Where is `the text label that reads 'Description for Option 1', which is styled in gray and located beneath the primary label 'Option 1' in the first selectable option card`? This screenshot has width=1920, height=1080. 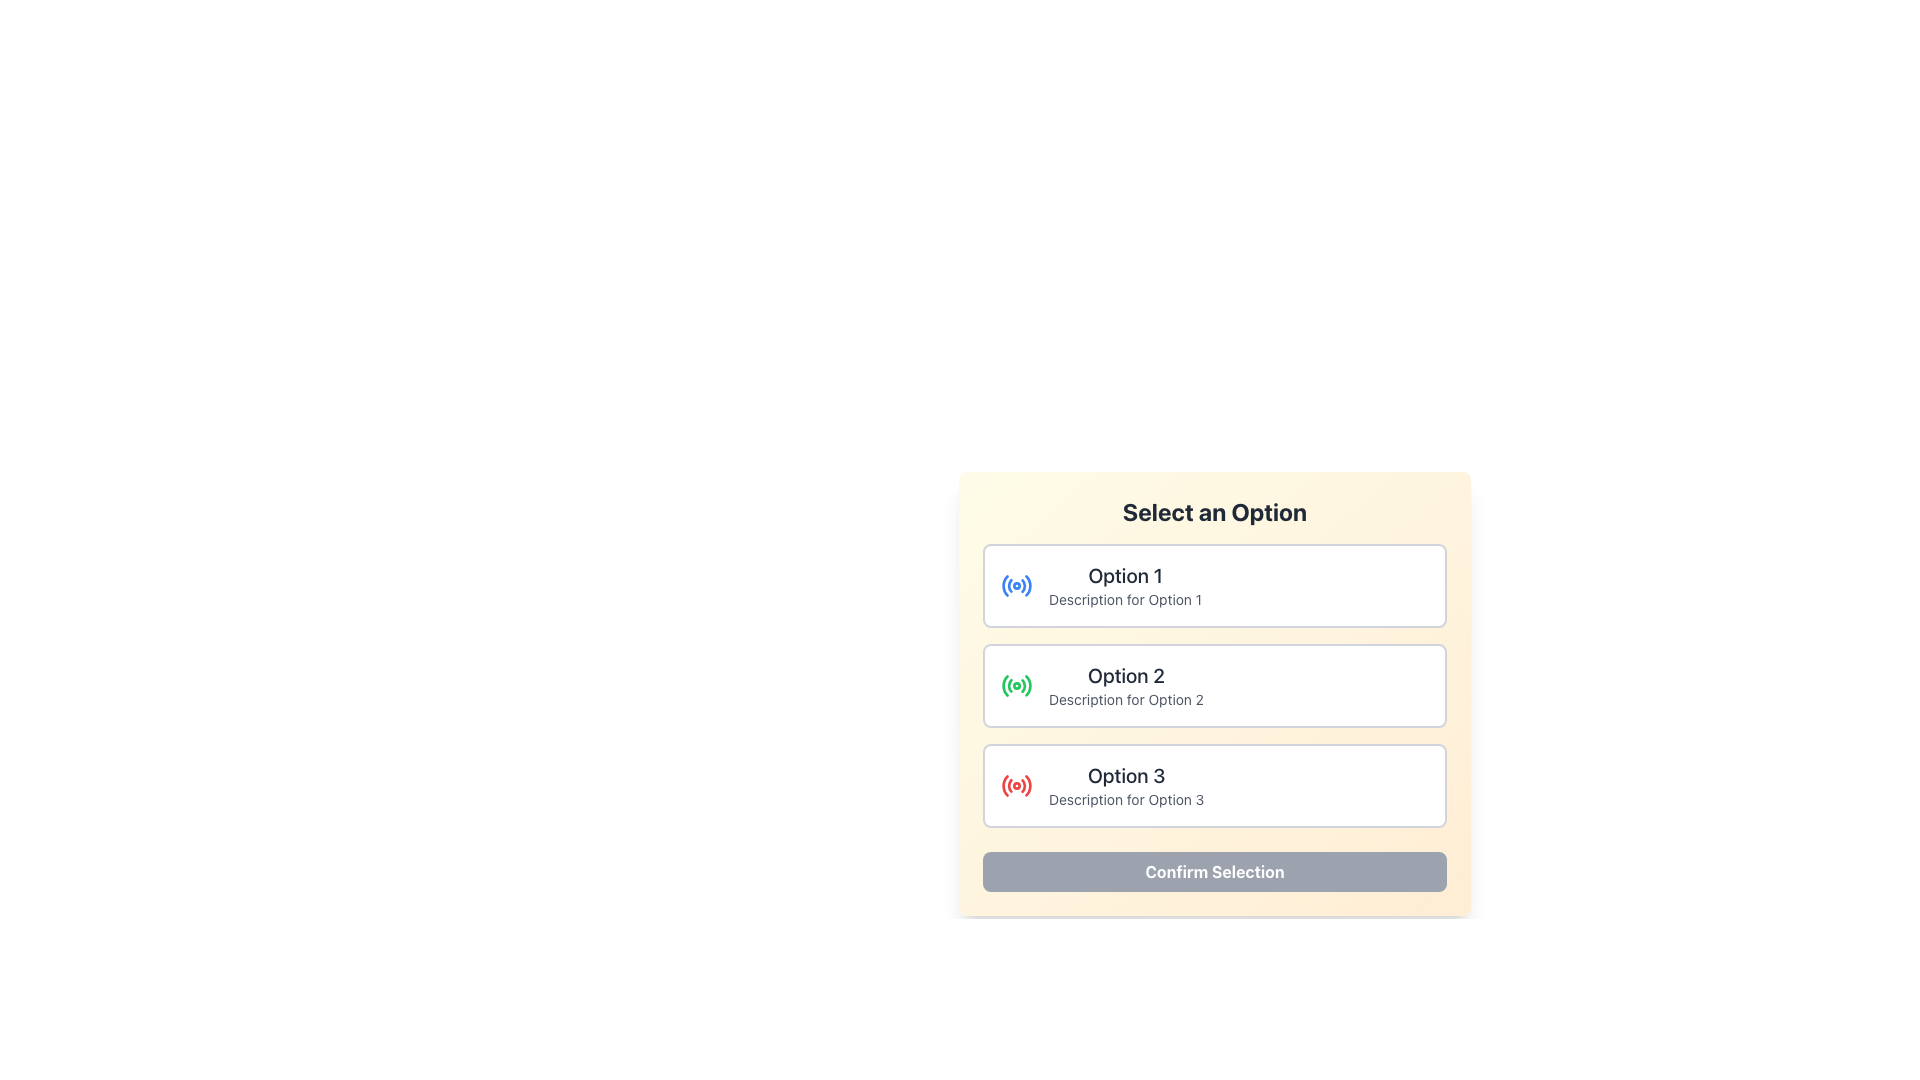
the text label that reads 'Description for Option 1', which is styled in gray and located beneath the primary label 'Option 1' in the first selectable option card is located at coordinates (1125, 599).